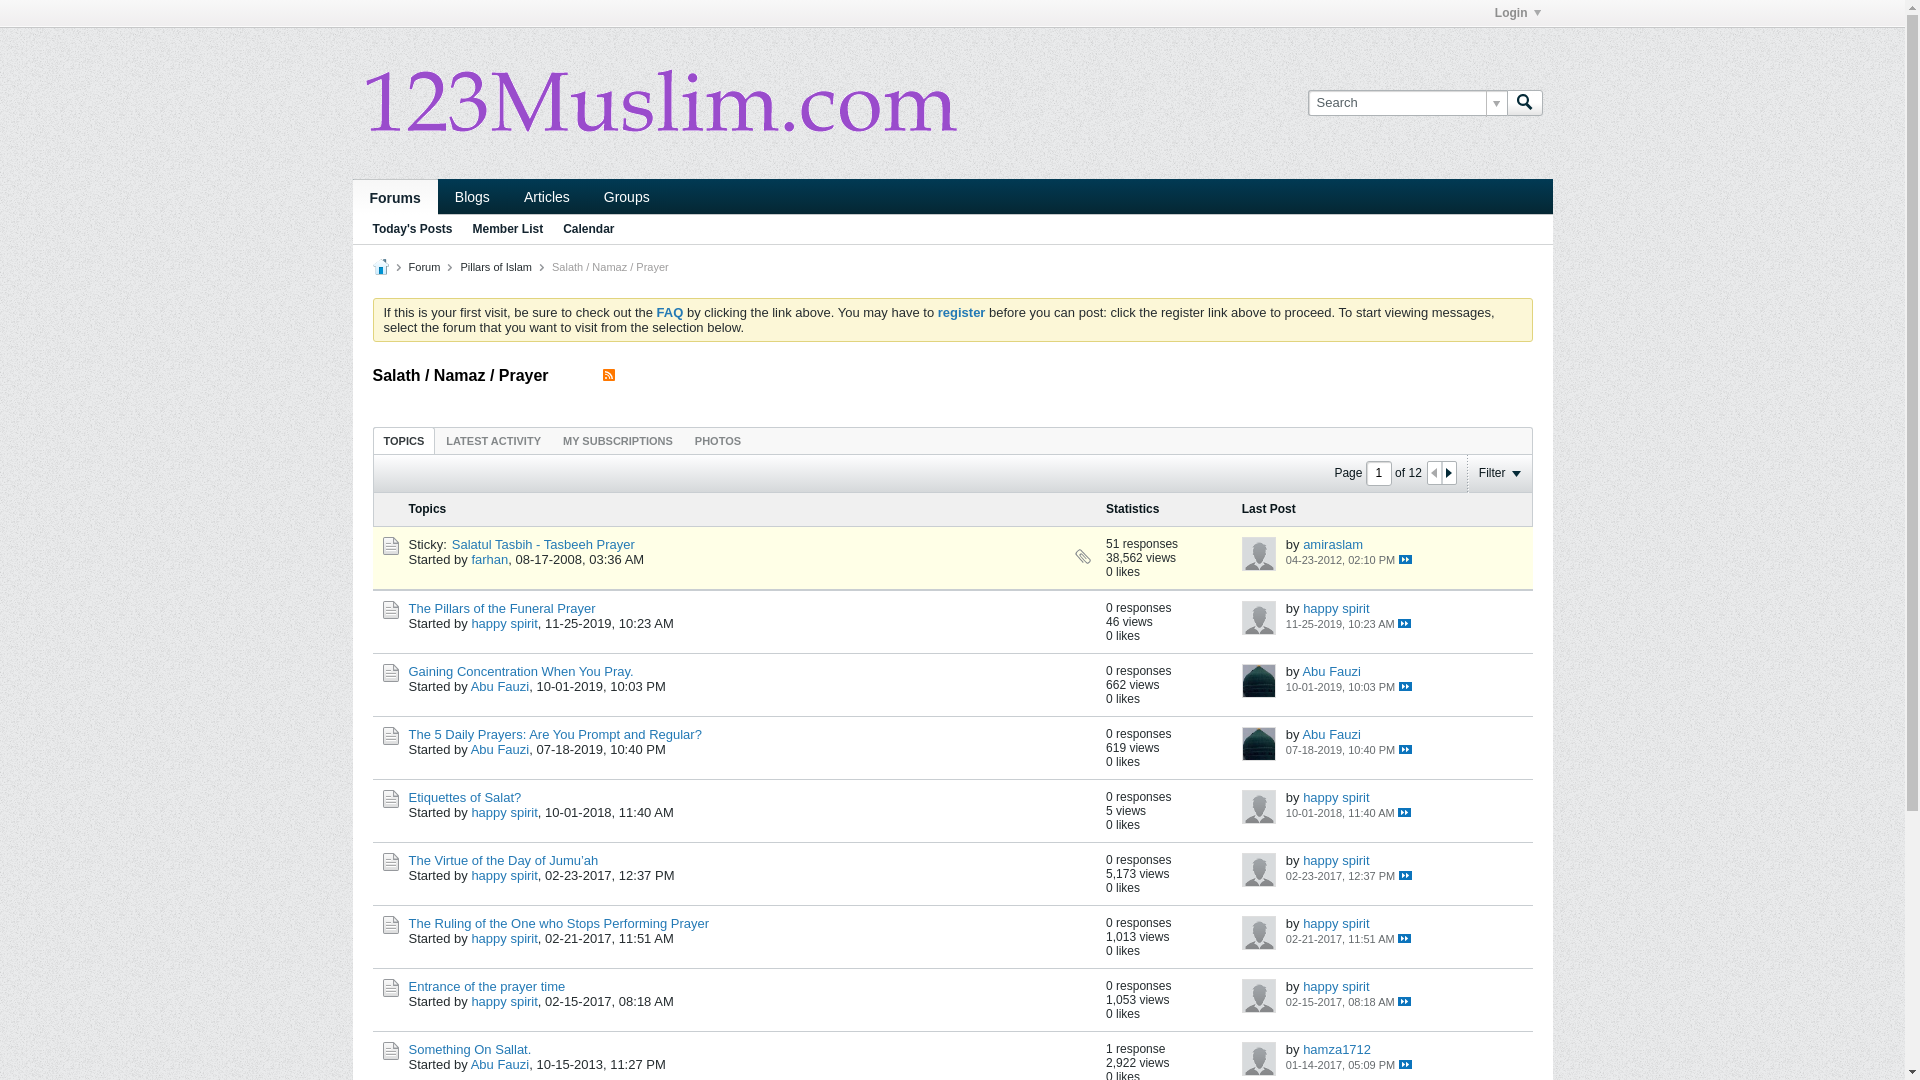 Image resolution: width=1920 pixels, height=1080 pixels. Describe the element at coordinates (1434, 473) in the screenshot. I see `'Previous Page'` at that location.